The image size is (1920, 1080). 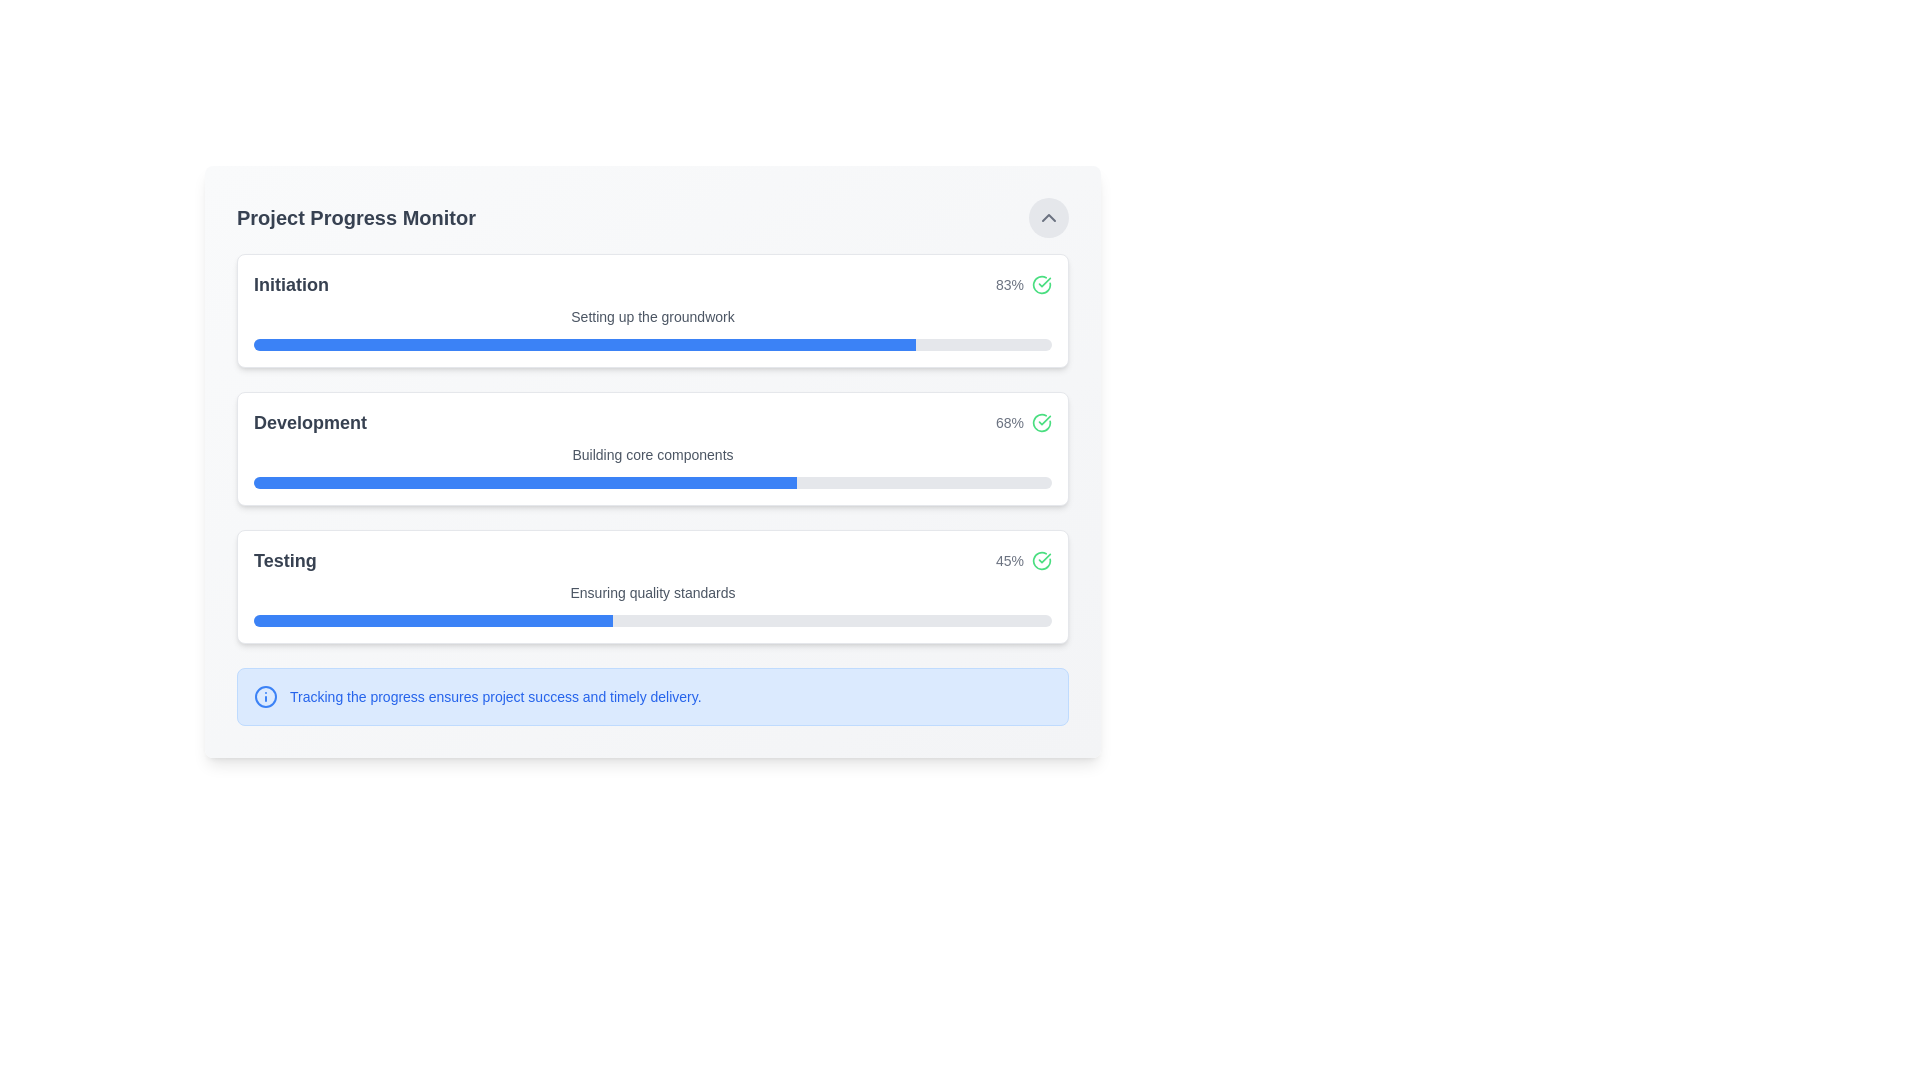 I want to click on the progress percentage, so click(x=552, y=482).